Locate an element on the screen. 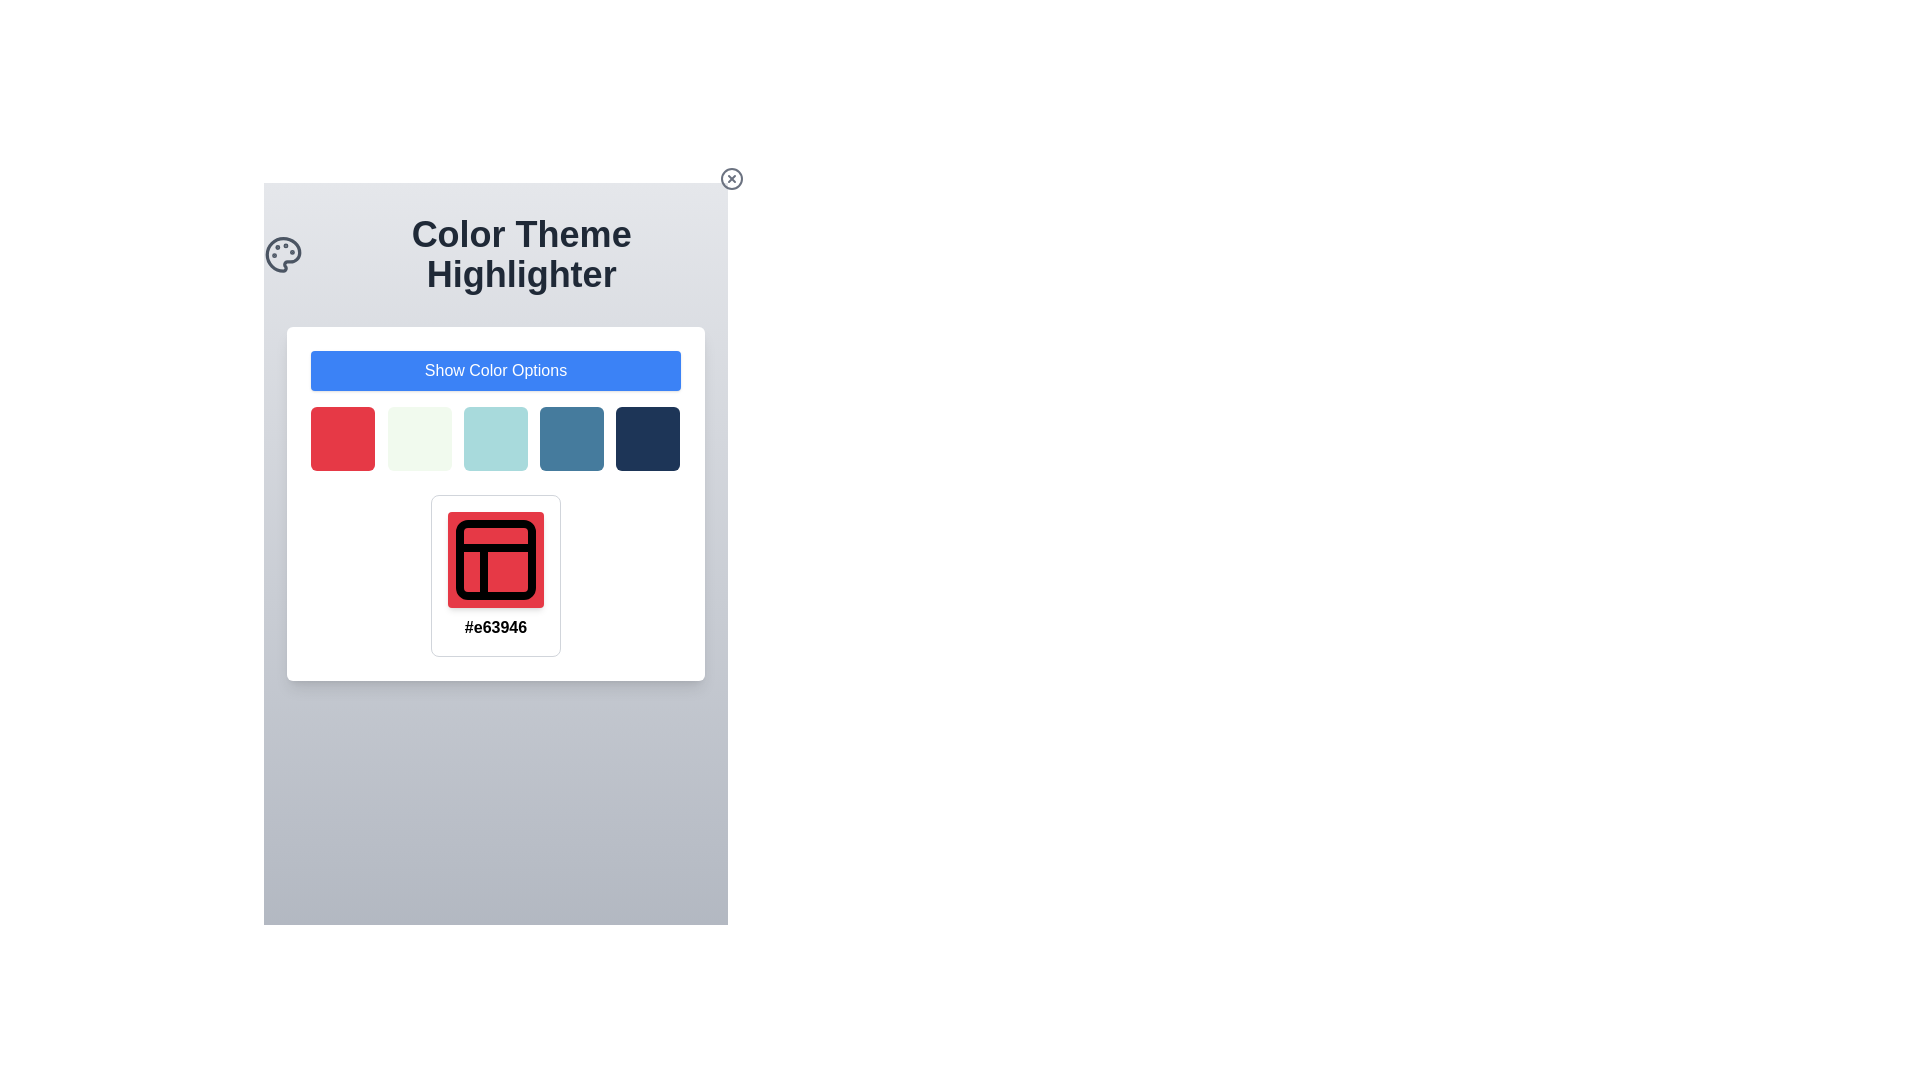 The width and height of the screenshot is (1920, 1080). the third selectable grid item with a rounded-corner design and light teal background is located at coordinates (495, 438).